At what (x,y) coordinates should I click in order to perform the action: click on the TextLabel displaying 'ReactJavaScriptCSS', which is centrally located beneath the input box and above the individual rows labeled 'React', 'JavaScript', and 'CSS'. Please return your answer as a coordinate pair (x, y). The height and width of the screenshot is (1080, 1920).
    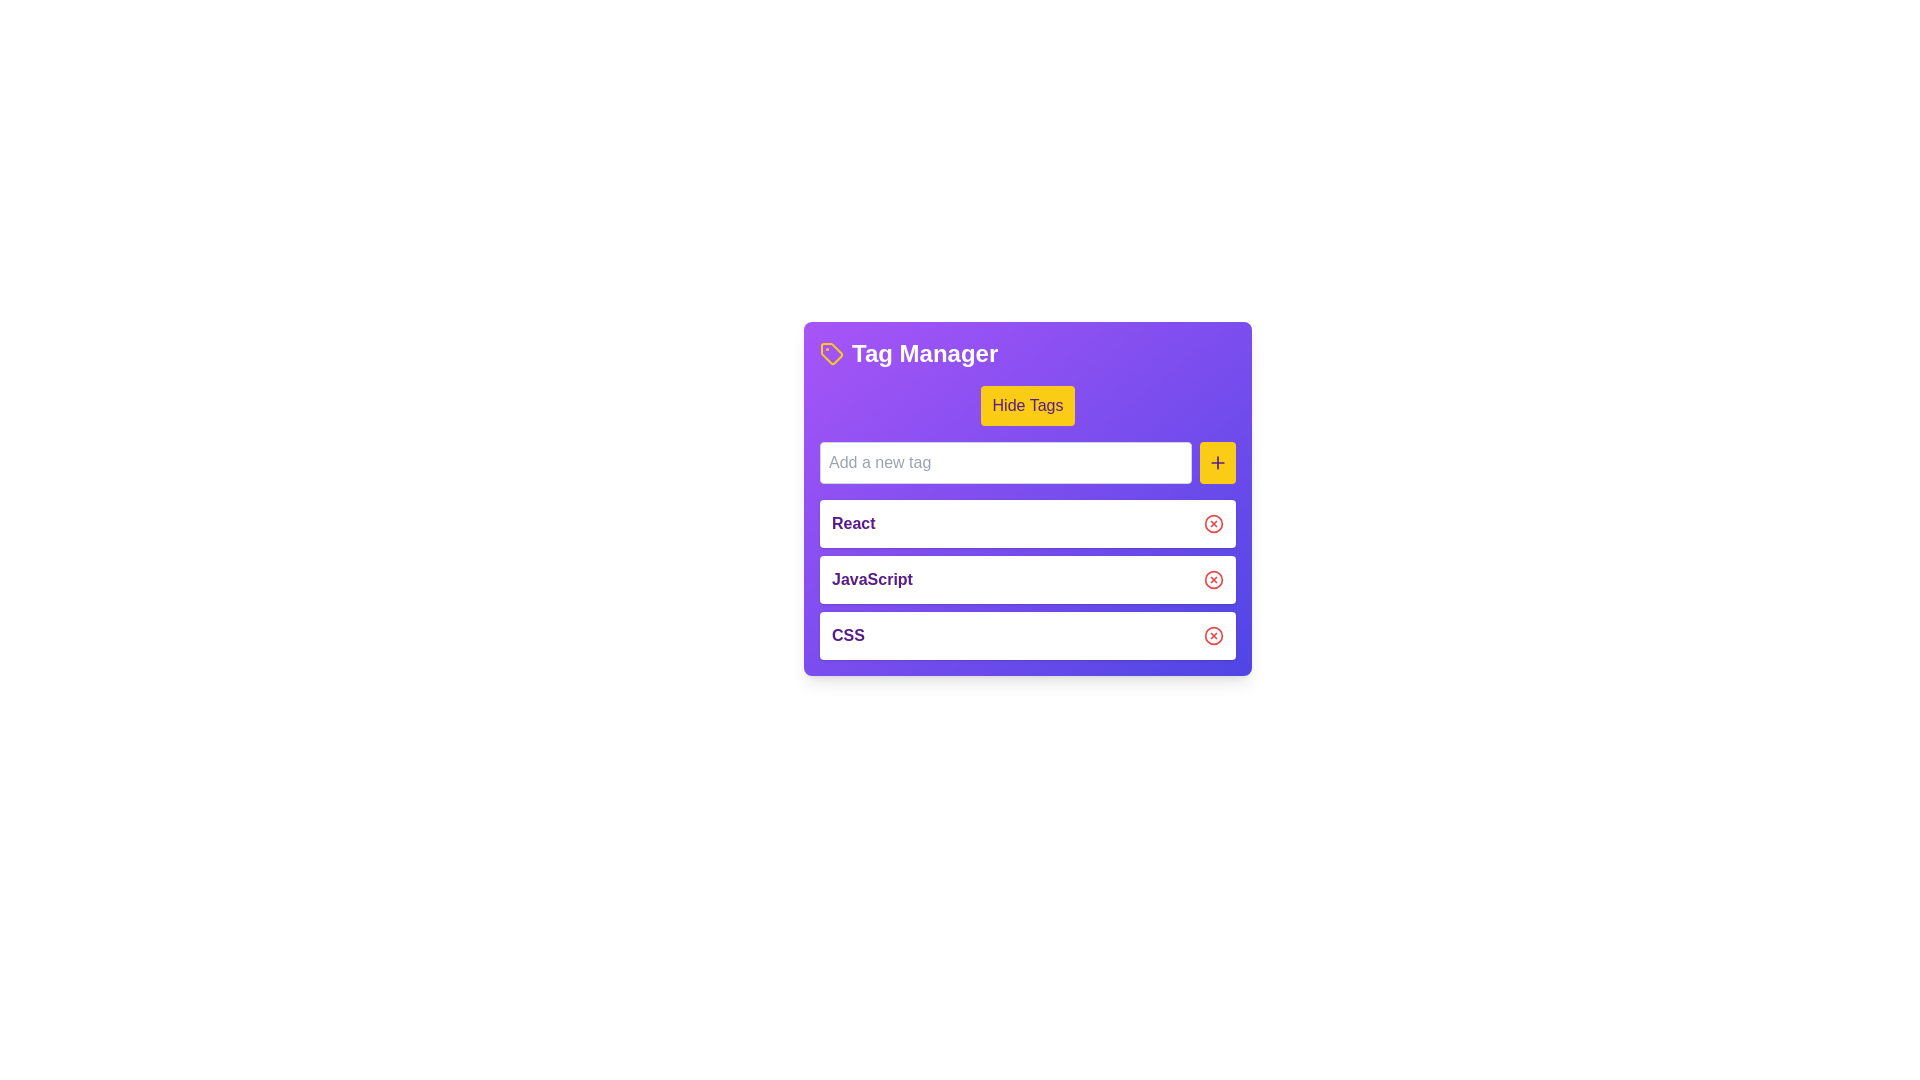
    Looking at the image, I should click on (1027, 551).